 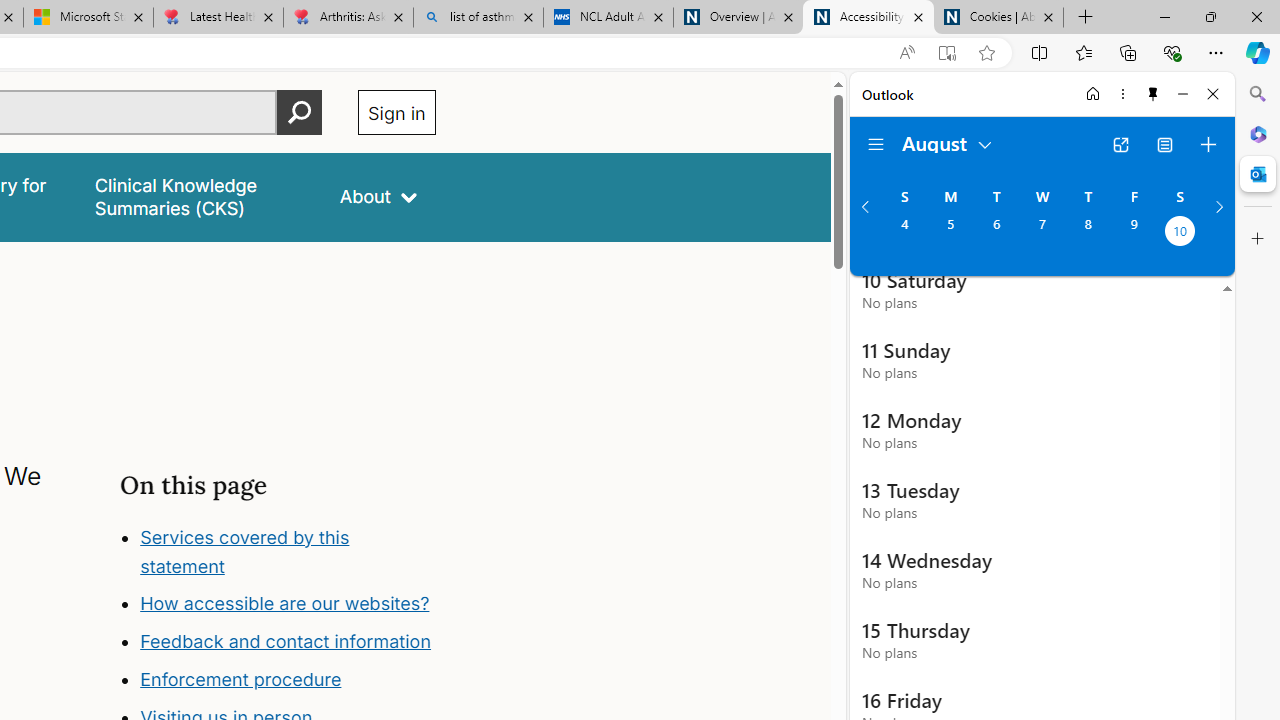 I want to click on 'Arthritis: Ask Health Professionals', so click(x=348, y=17).